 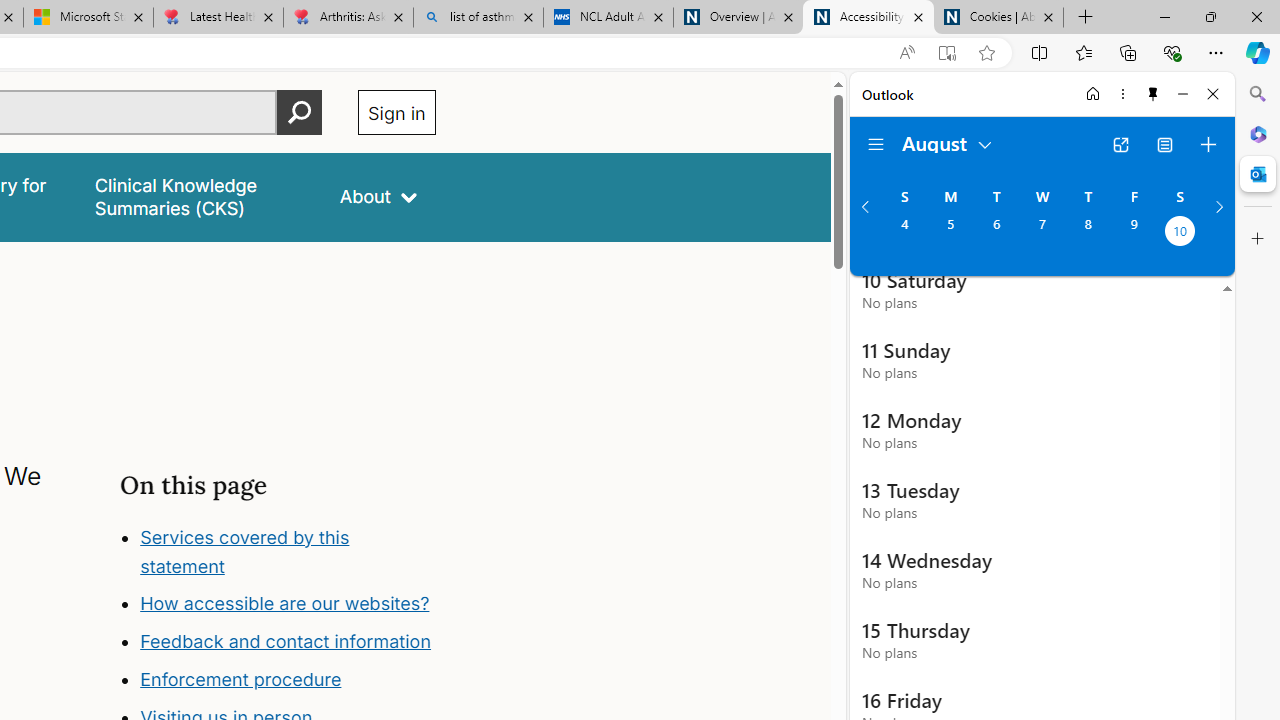 I want to click on 'Arthritis: Ask Health Professionals', so click(x=348, y=17).